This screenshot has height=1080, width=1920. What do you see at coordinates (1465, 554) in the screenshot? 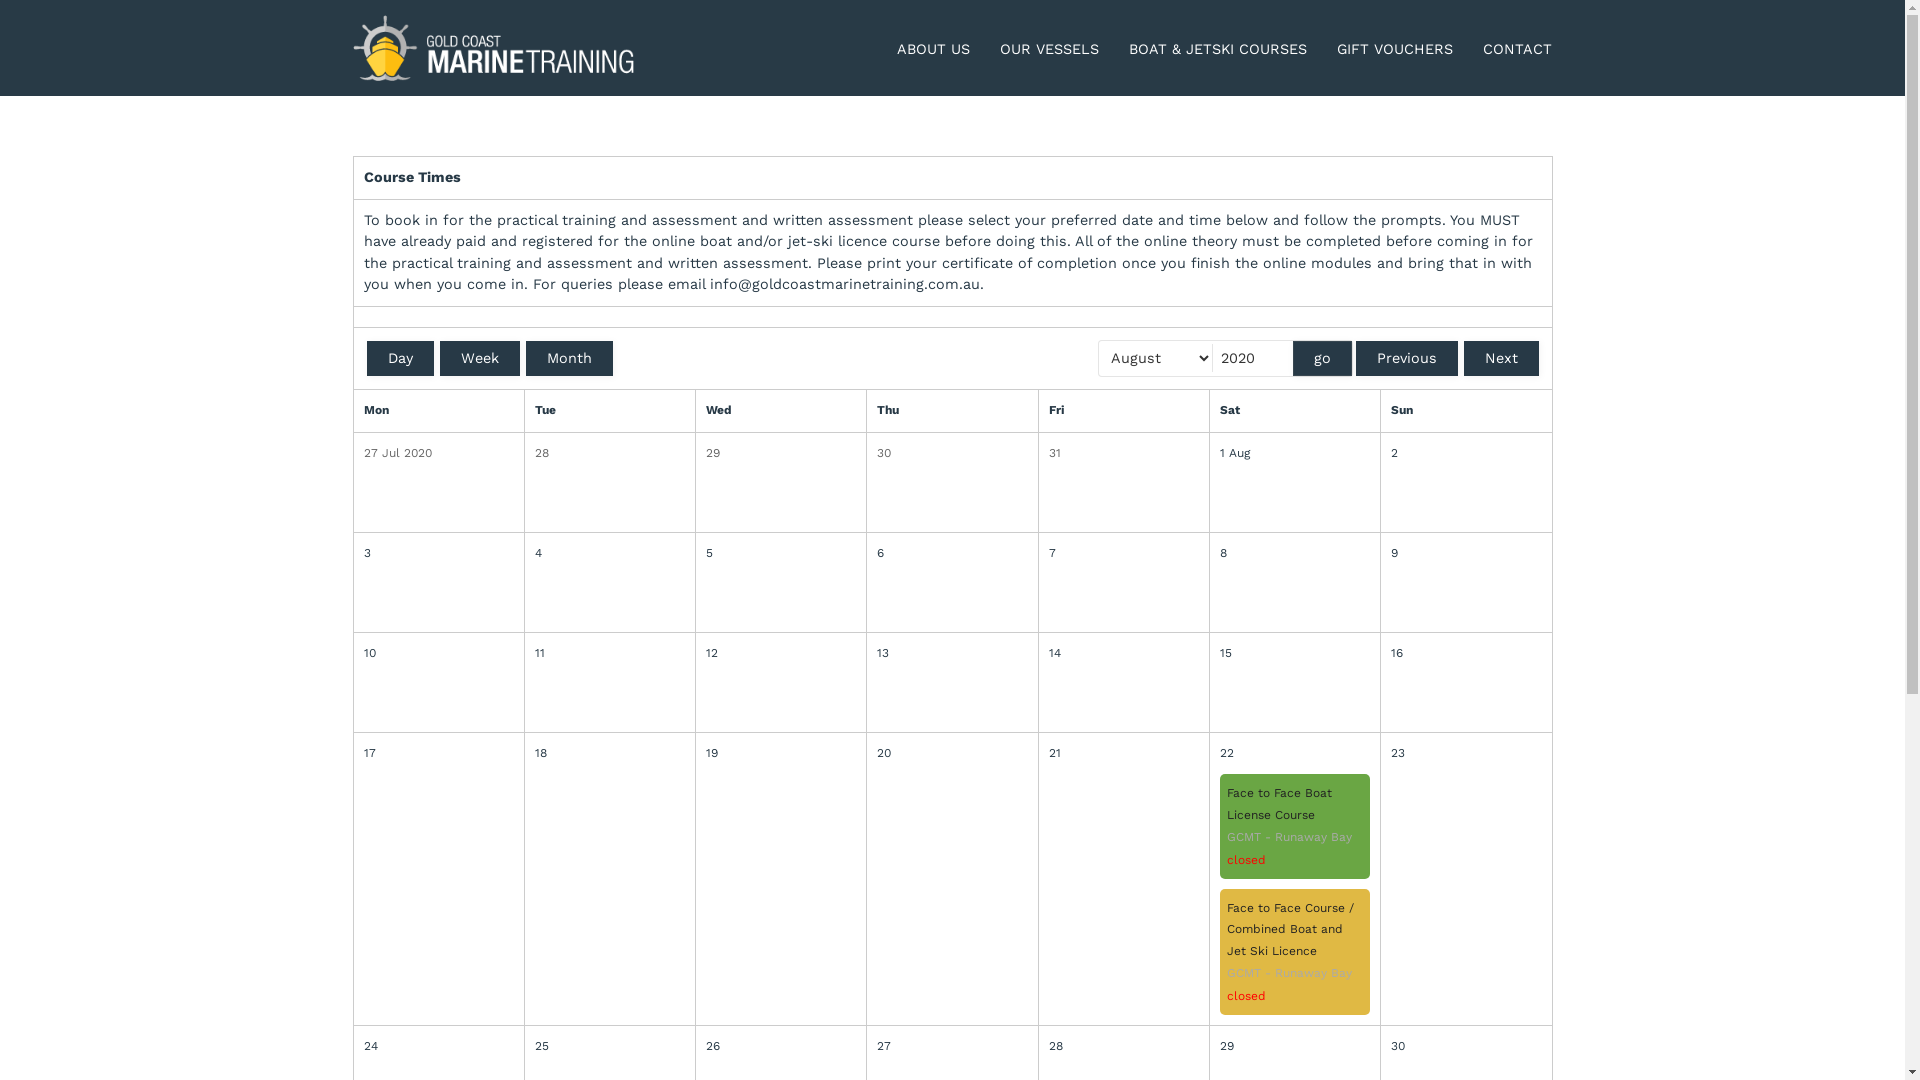
I see `'9'` at bounding box center [1465, 554].